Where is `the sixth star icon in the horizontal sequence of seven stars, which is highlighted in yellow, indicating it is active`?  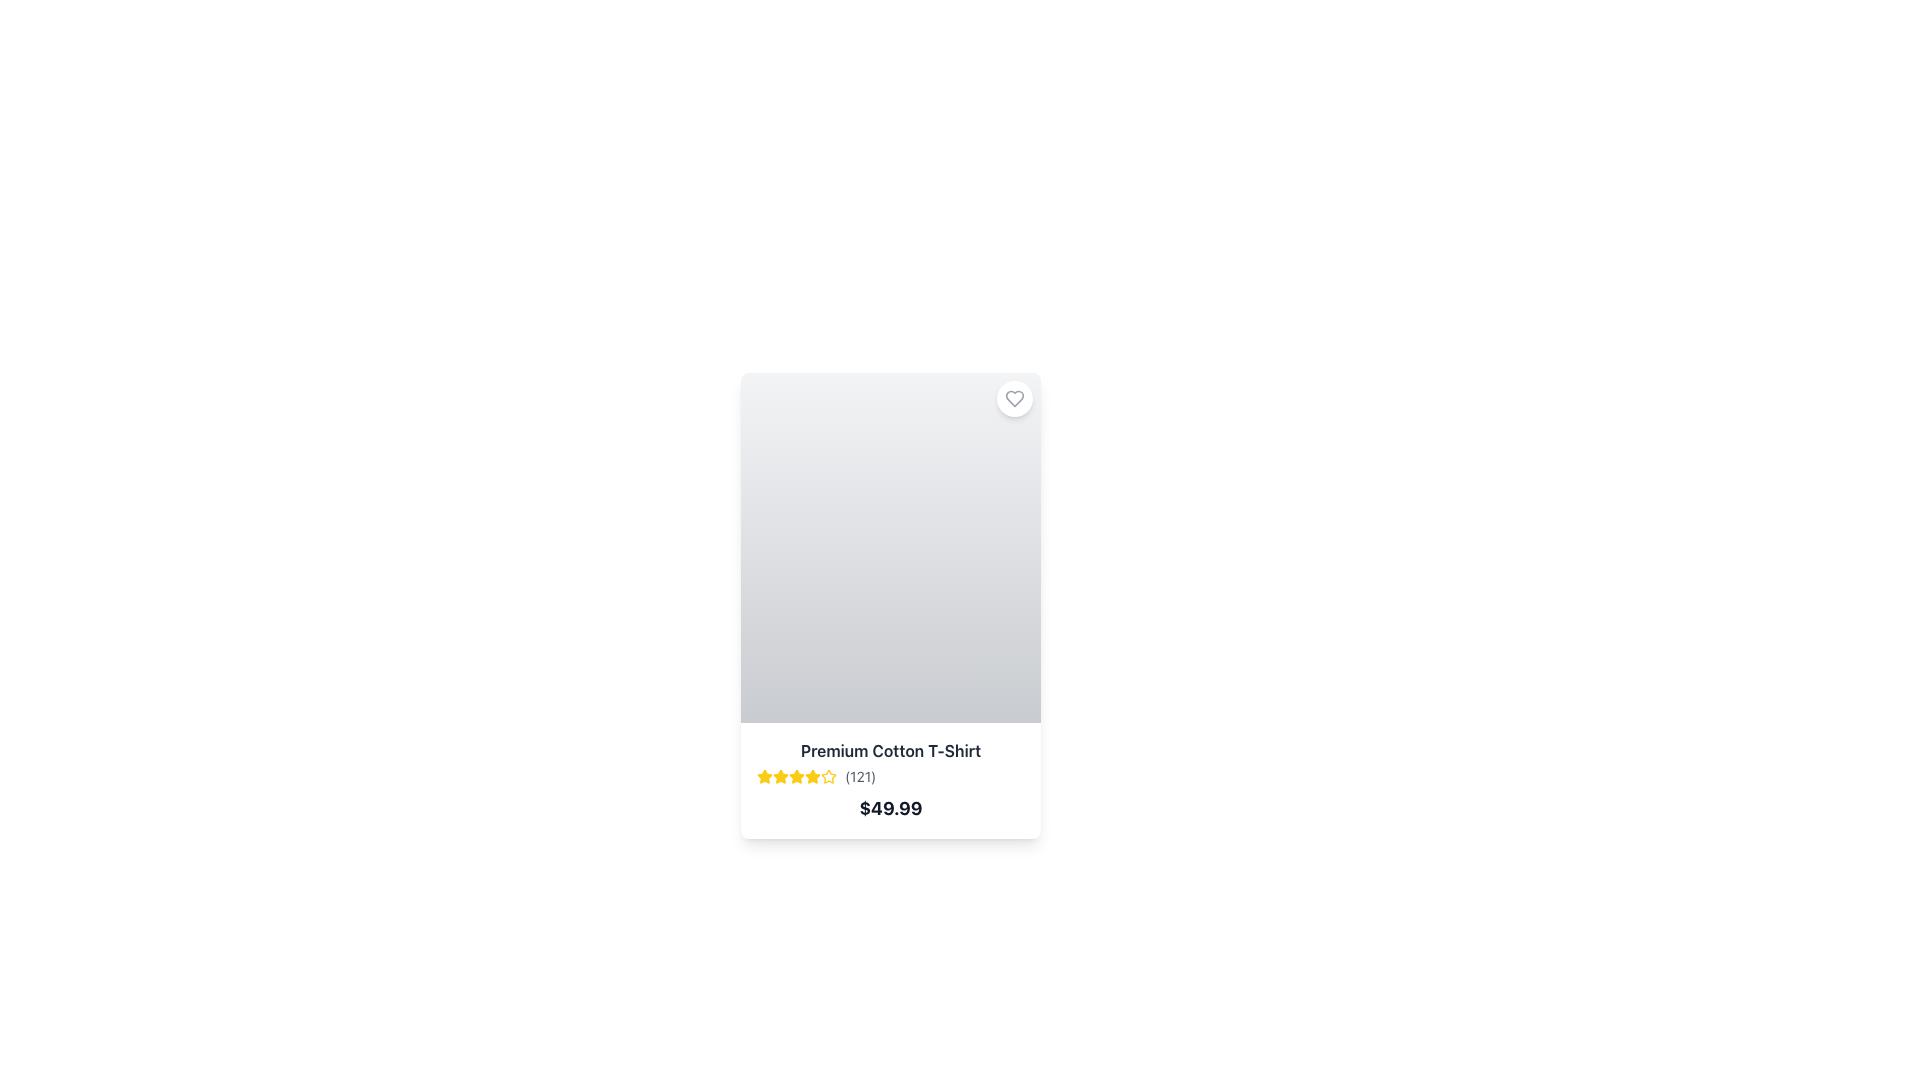 the sixth star icon in the horizontal sequence of seven stars, which is highlighted in yellow, indicating it is active is located at coordinates (812, 775).